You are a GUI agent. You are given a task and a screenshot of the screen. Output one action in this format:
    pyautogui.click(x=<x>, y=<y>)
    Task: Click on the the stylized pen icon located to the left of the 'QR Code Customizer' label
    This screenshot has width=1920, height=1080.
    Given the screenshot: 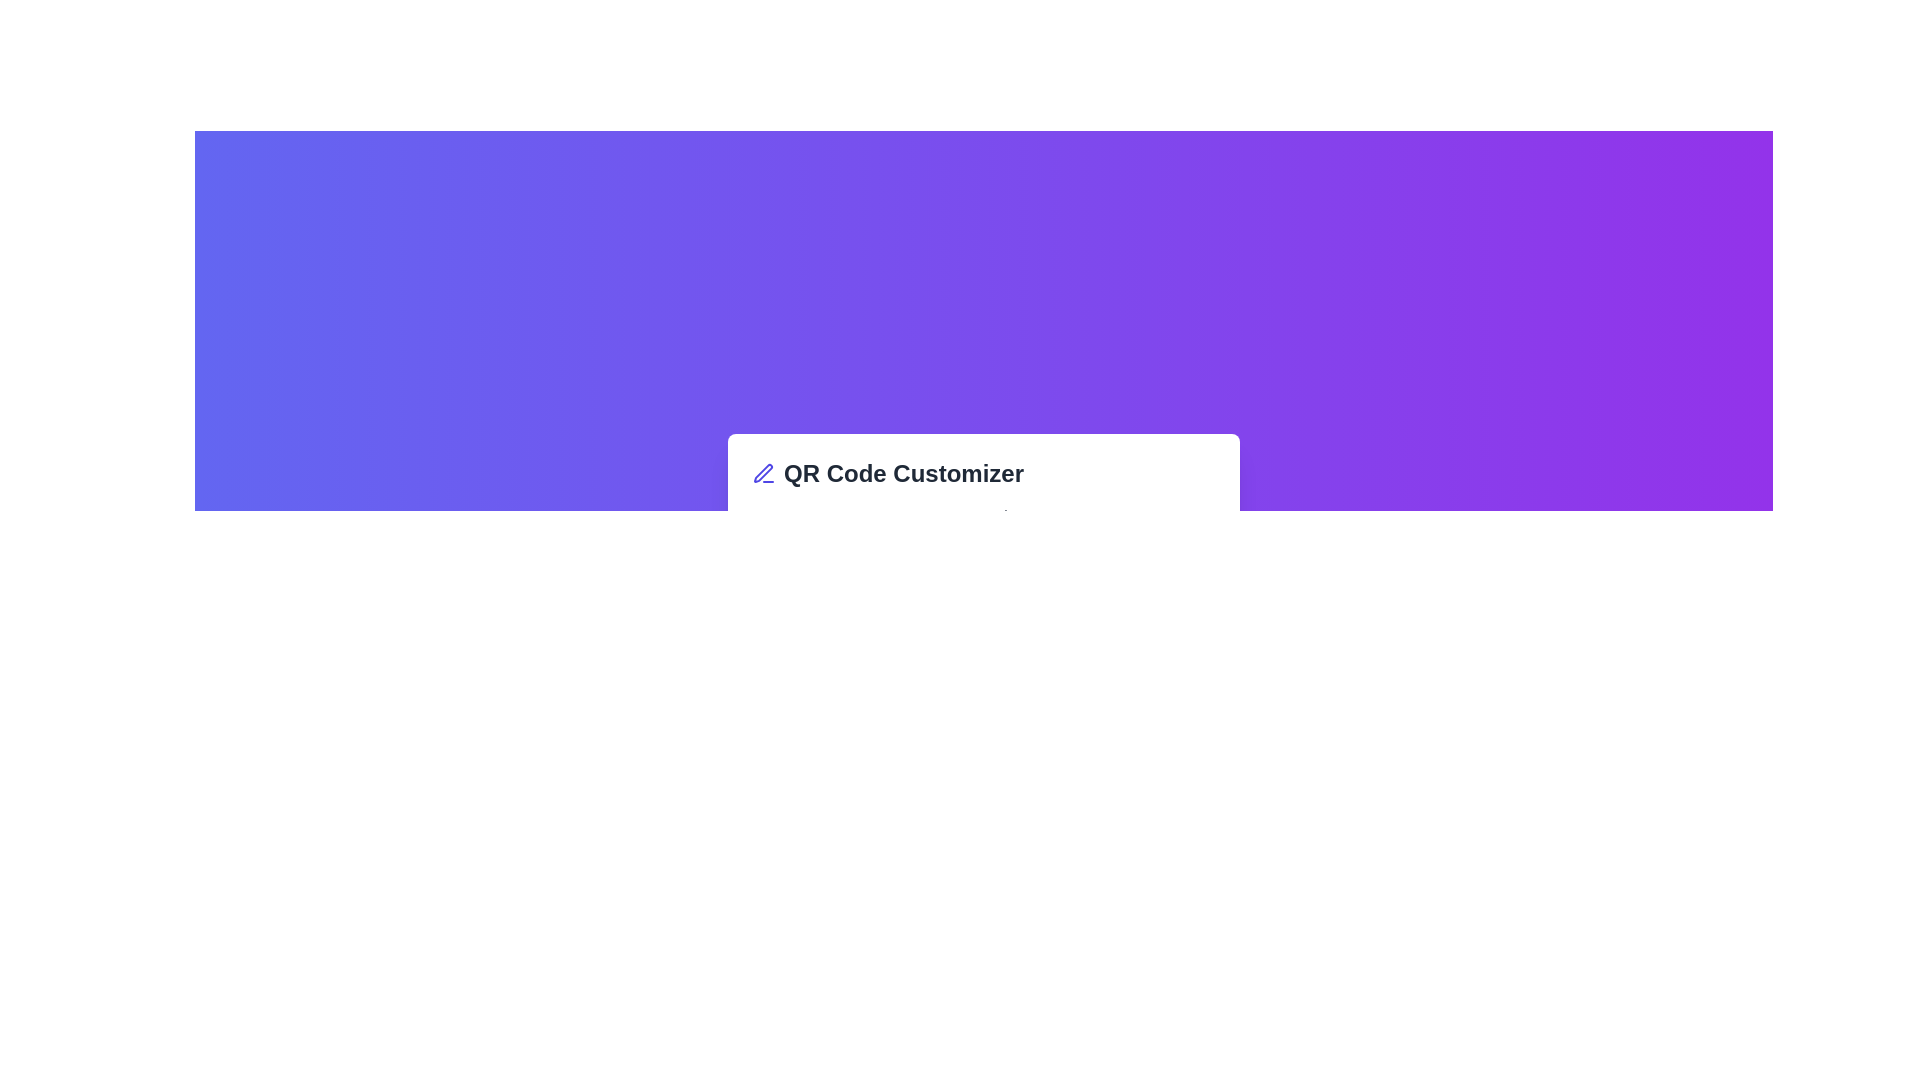 What is the action you would take?
    pyautogui.click(x=762, y=473)
    